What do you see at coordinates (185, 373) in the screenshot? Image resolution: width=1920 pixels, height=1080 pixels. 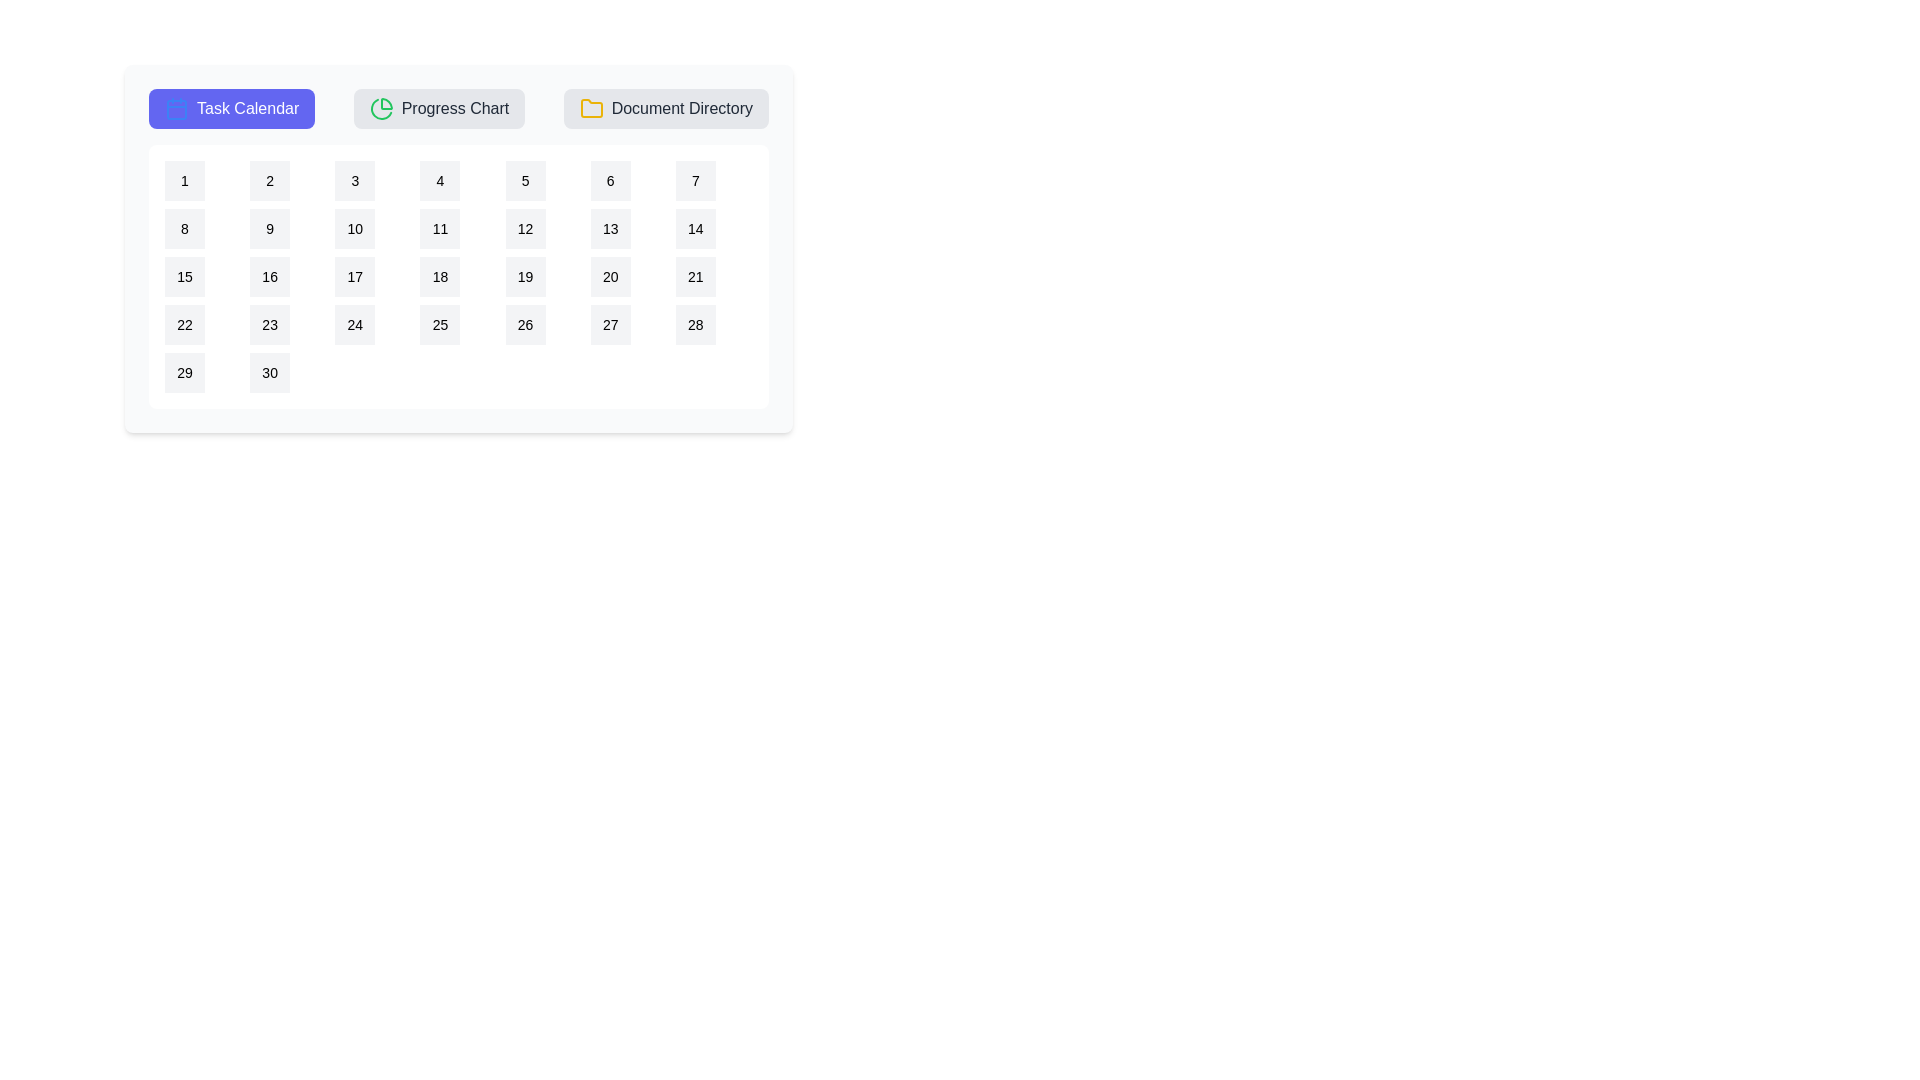 I see `the calendar date 29` at bounding box center [185, 373].